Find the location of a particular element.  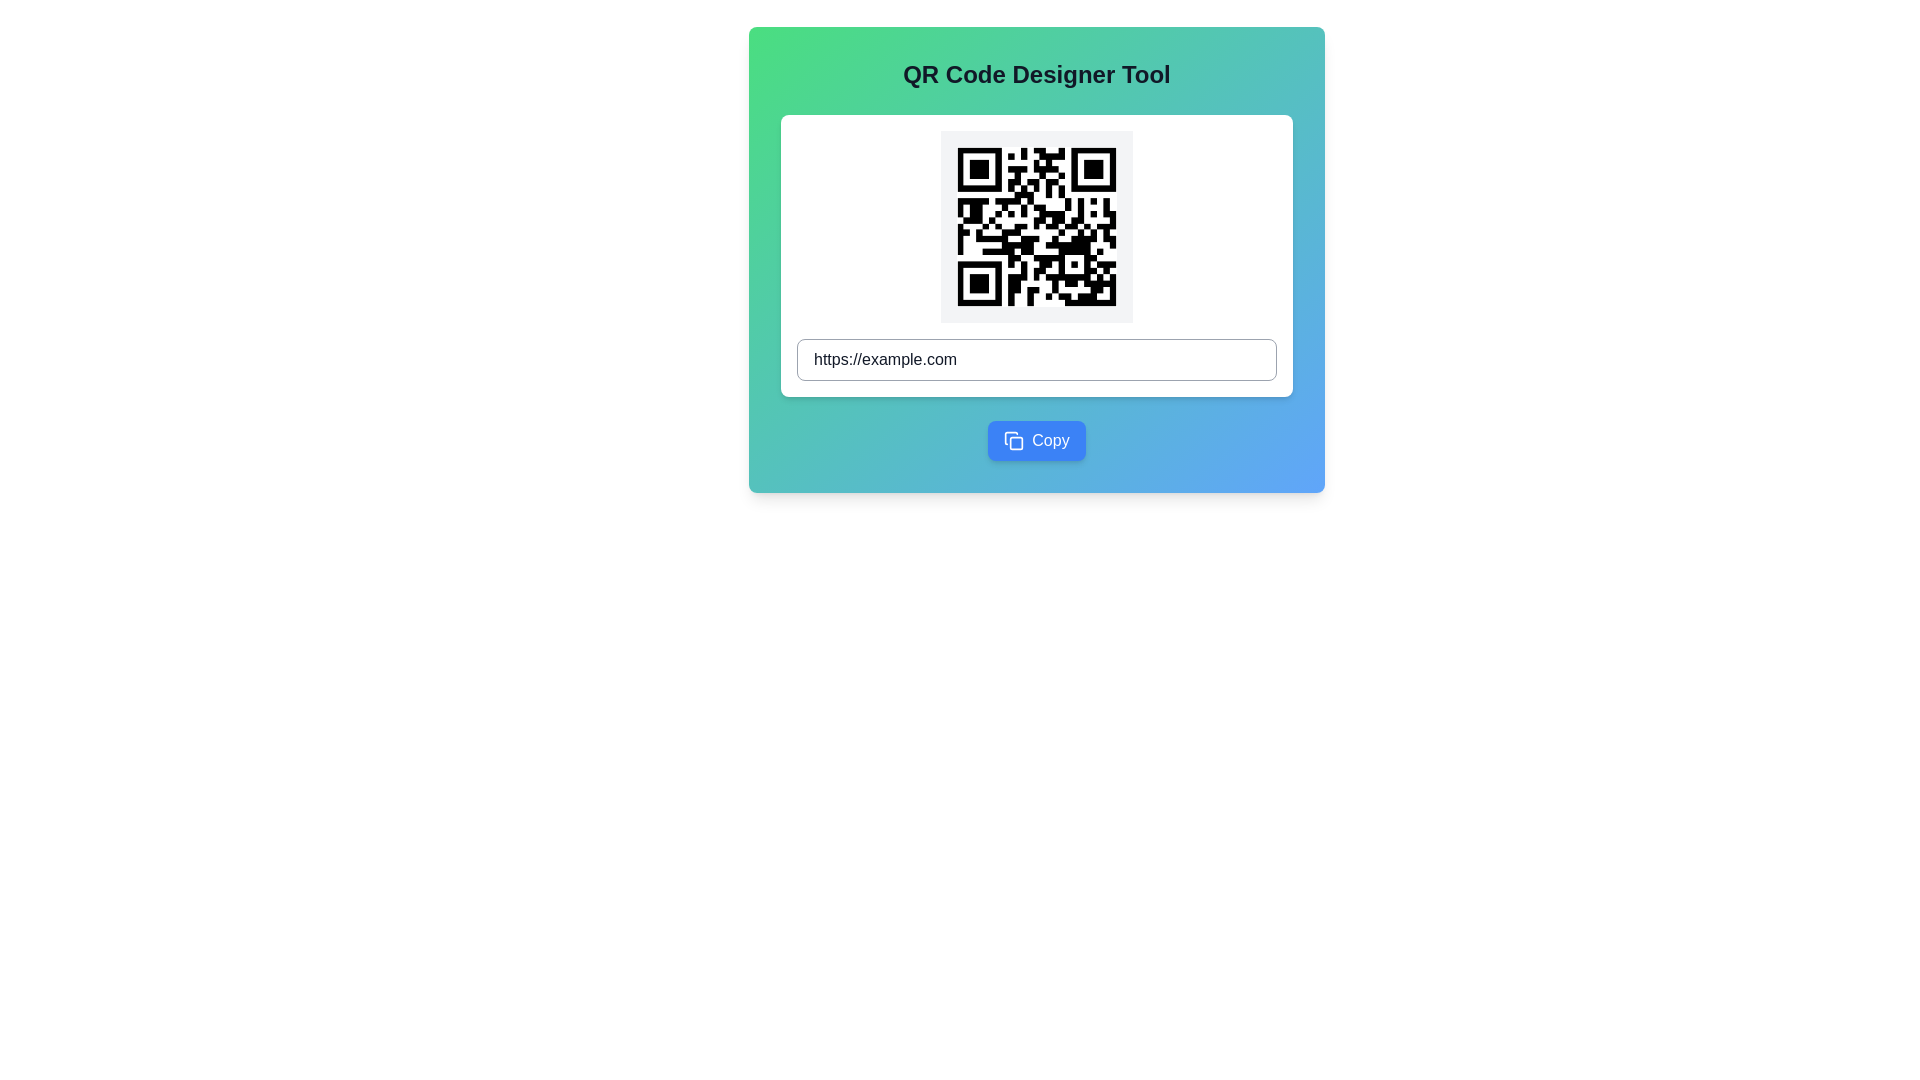

the light blue square with rounded corners, which is a subcomponent of the SVG-based document icon located in the lower region of the interface, adjacent to the 'Copy' button is located at coordinates (1016, 442).